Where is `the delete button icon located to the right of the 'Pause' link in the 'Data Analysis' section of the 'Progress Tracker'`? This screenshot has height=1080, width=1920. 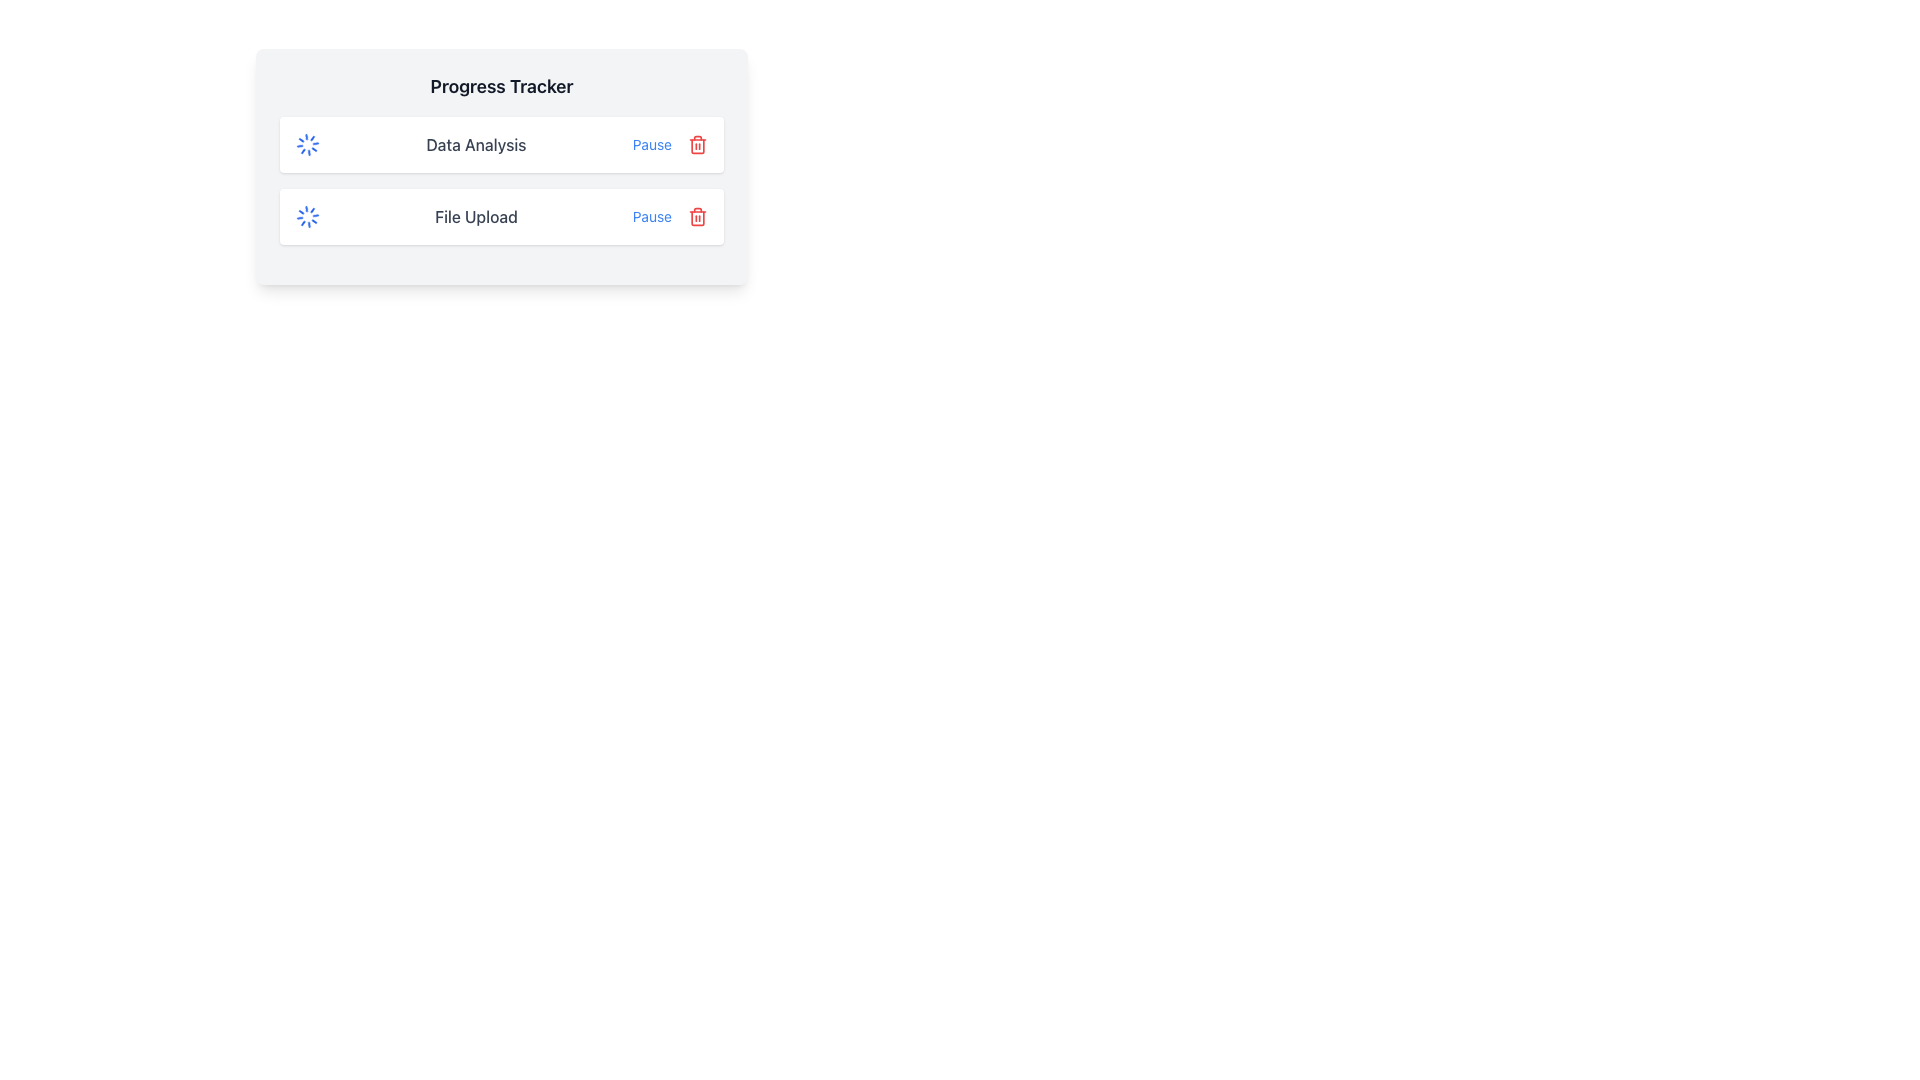
the delete button icon located to the right of the 'Pause' link in the 'Data Analysis' section of the 'Progress Tracker' is located at coordinates (697, 144).